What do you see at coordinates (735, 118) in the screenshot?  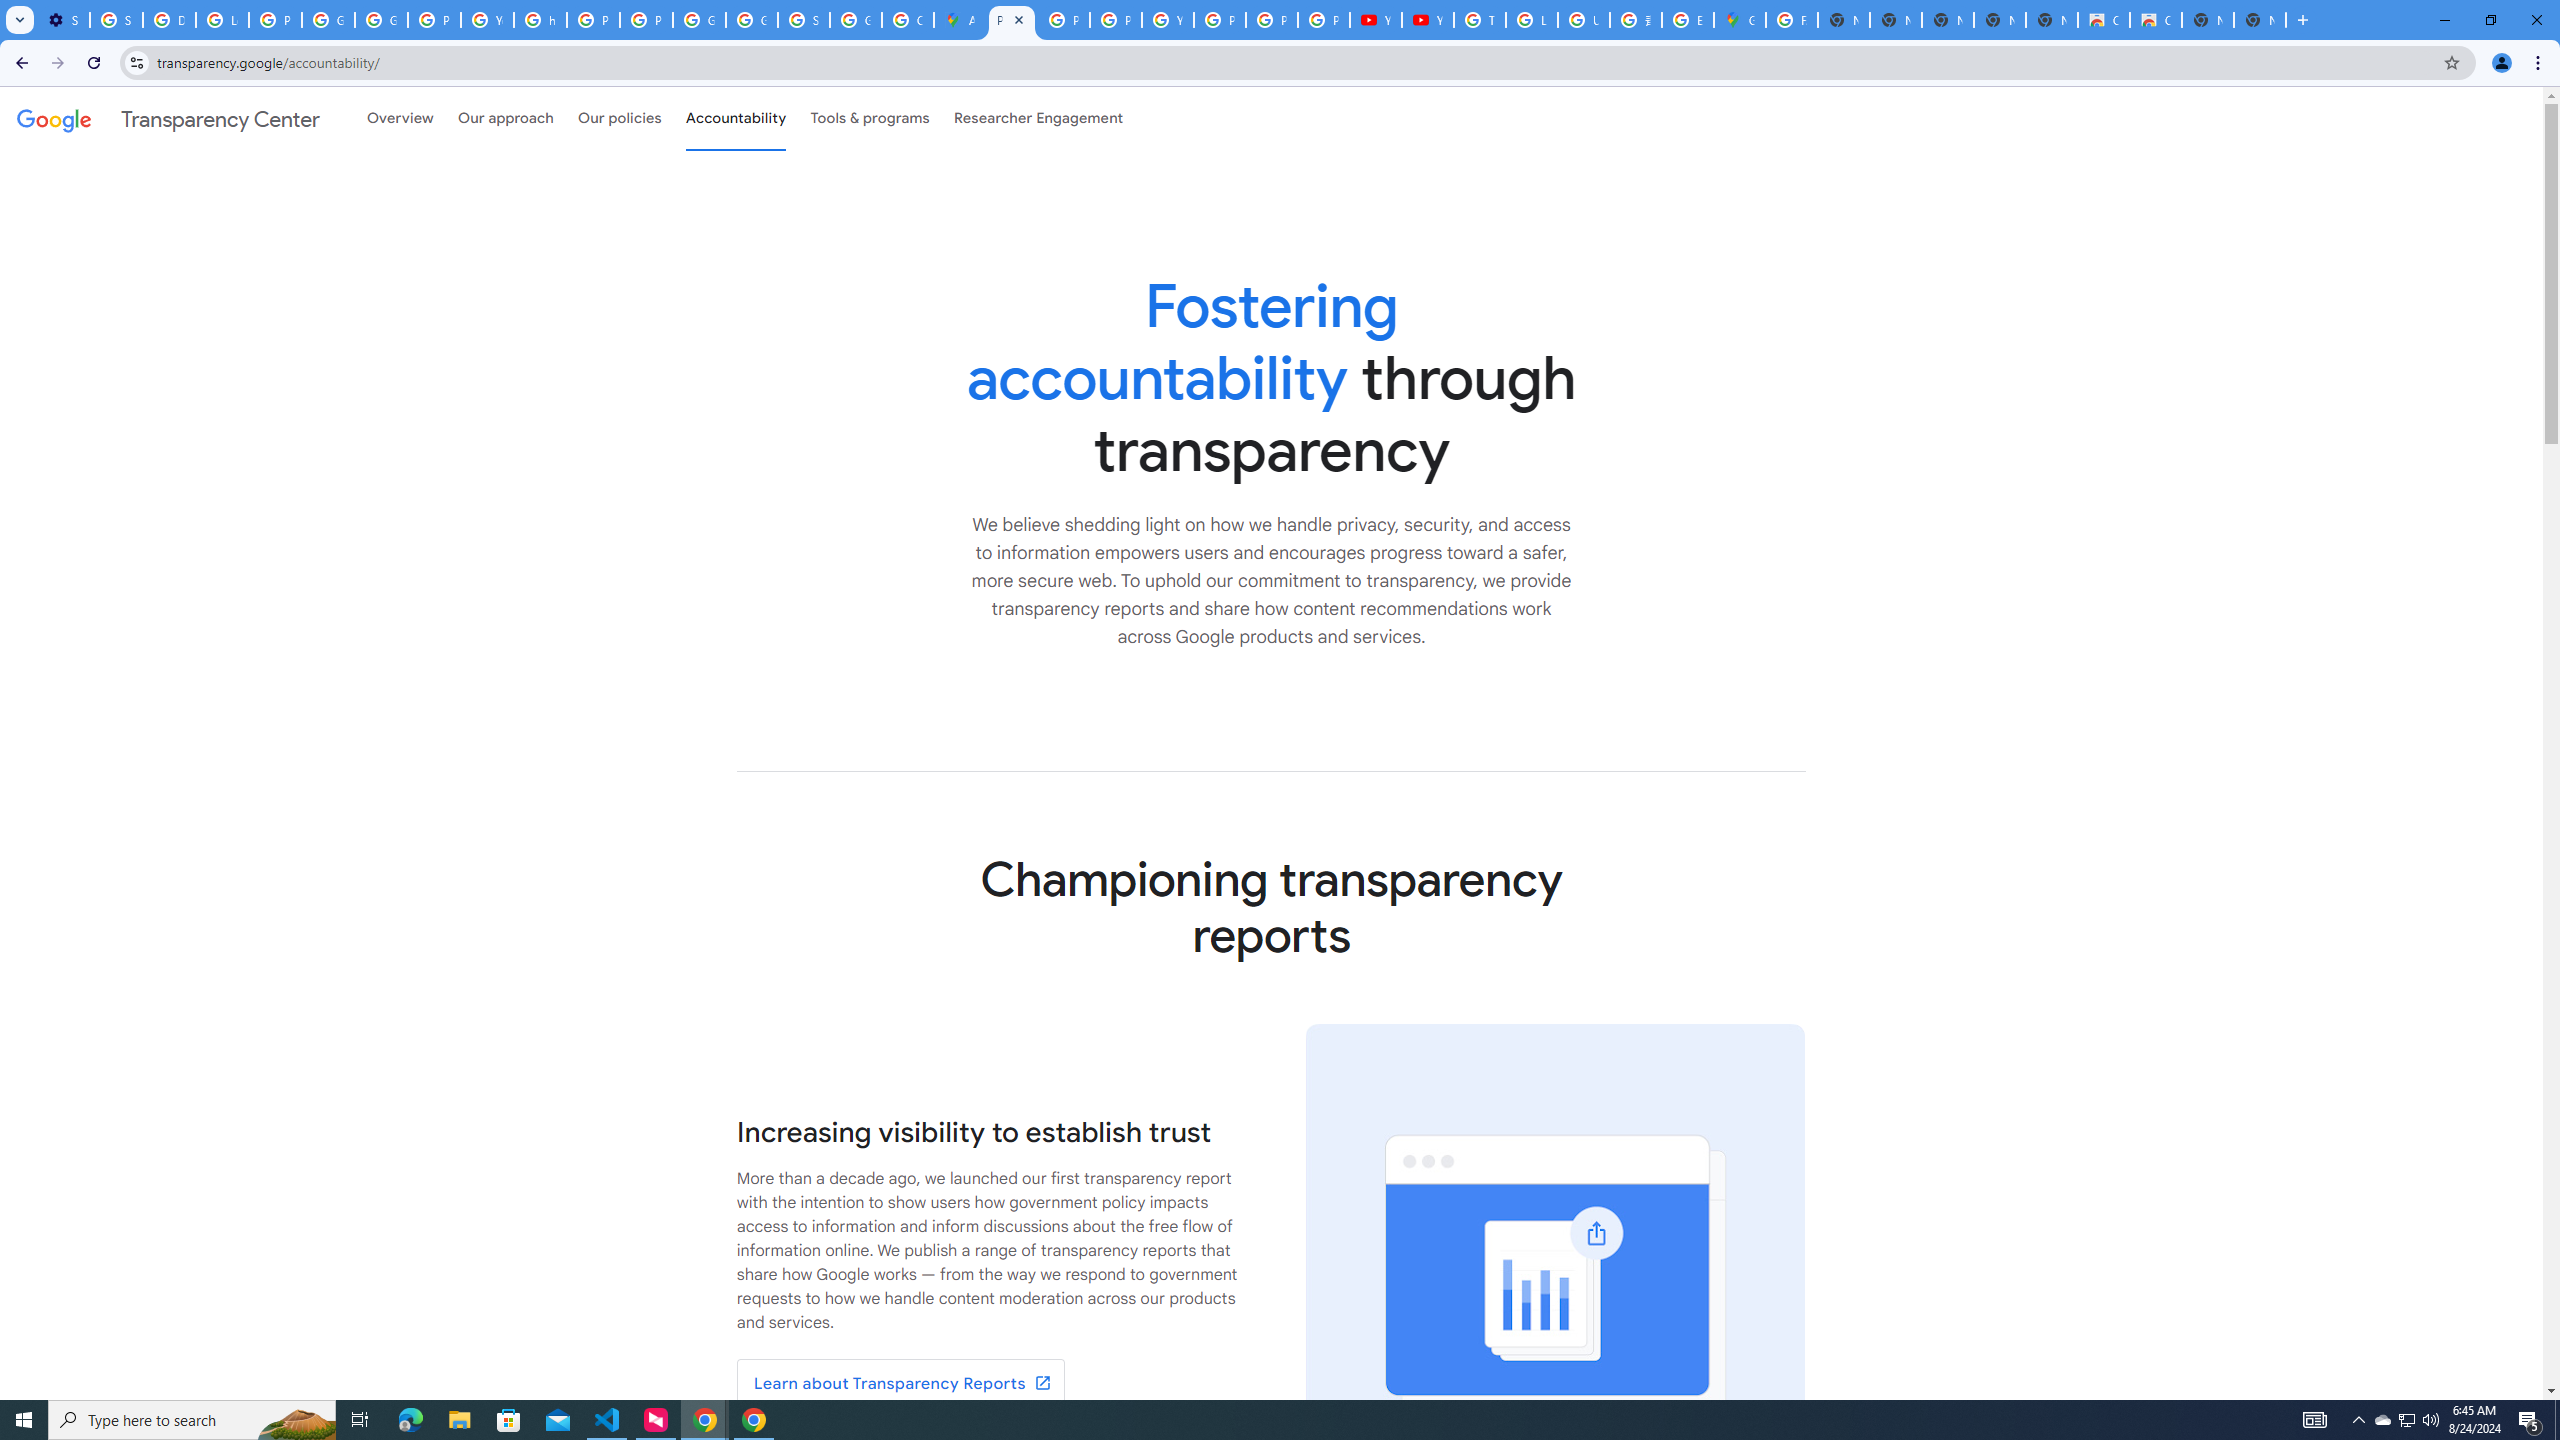 I see `'Accountability'` at bounding box center [735, 118].